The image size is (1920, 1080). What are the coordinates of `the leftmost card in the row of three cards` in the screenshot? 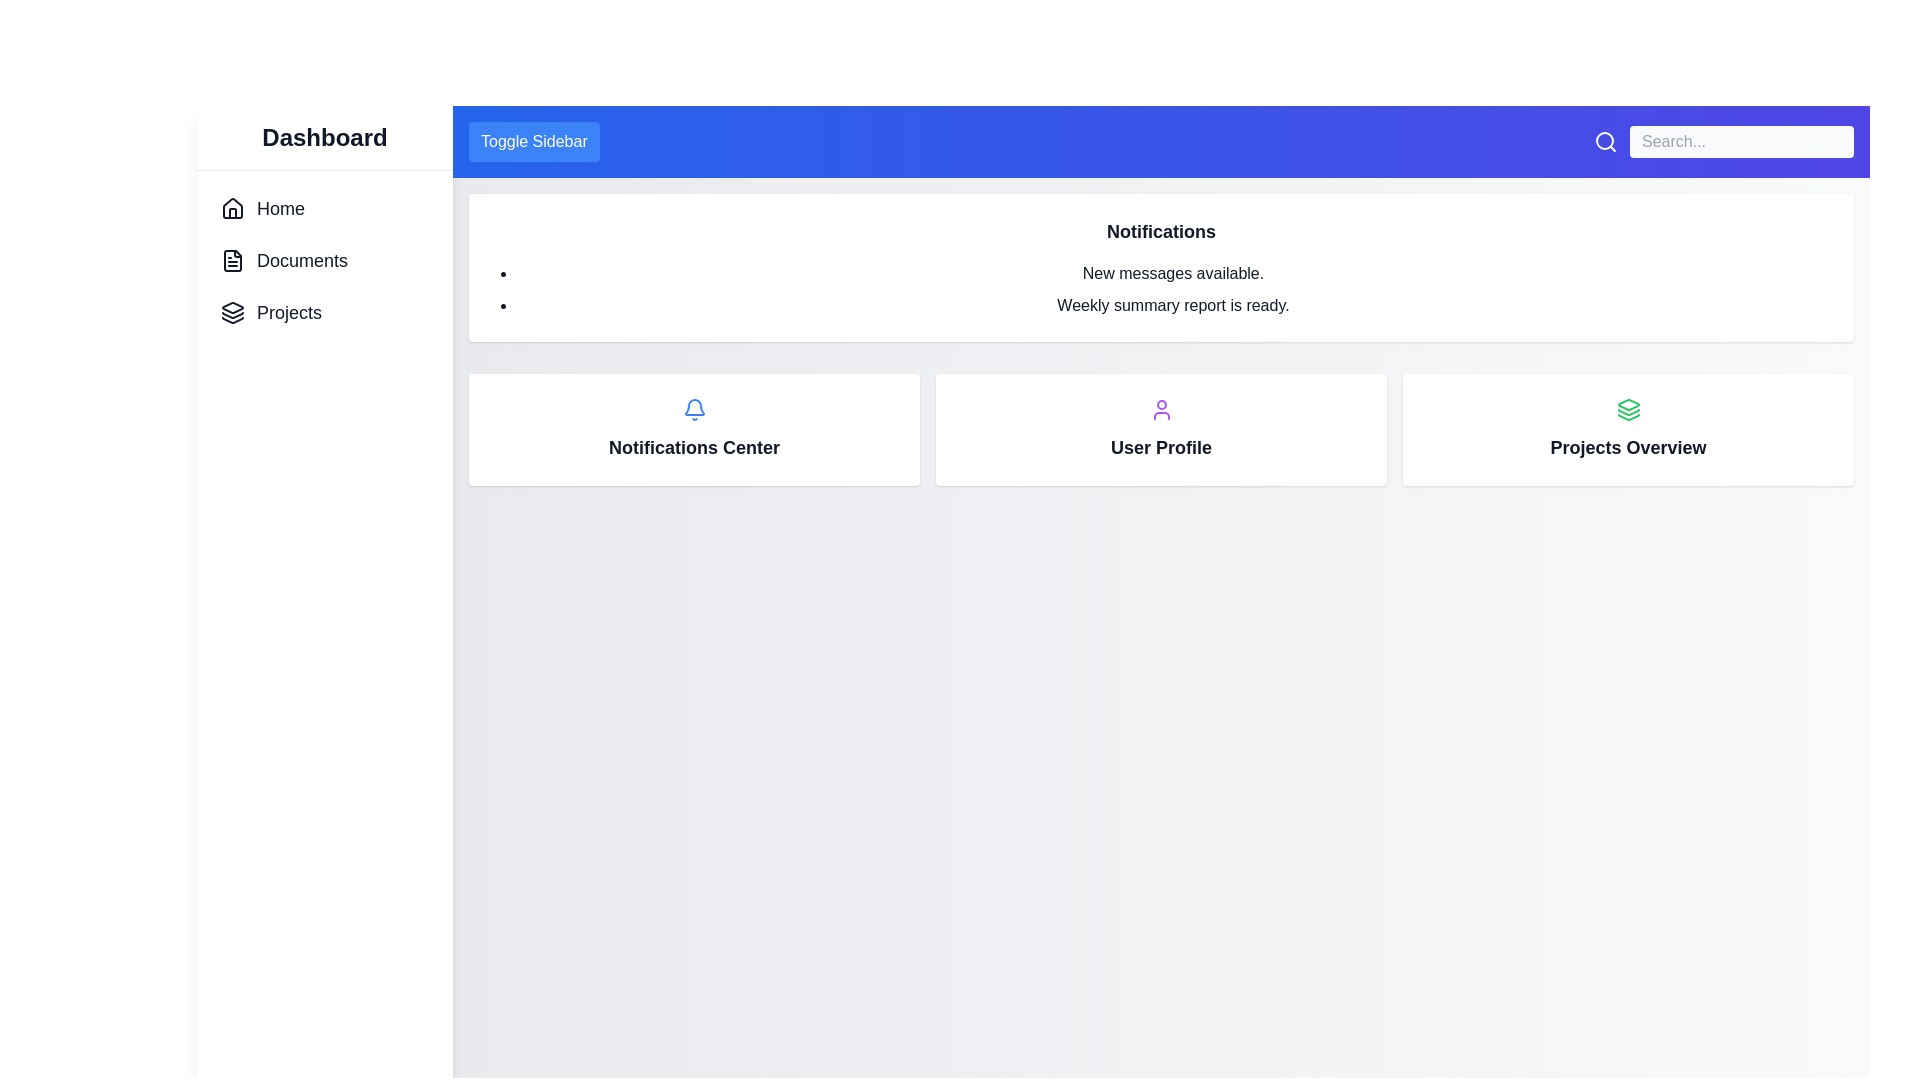 It's located at (694, 428).